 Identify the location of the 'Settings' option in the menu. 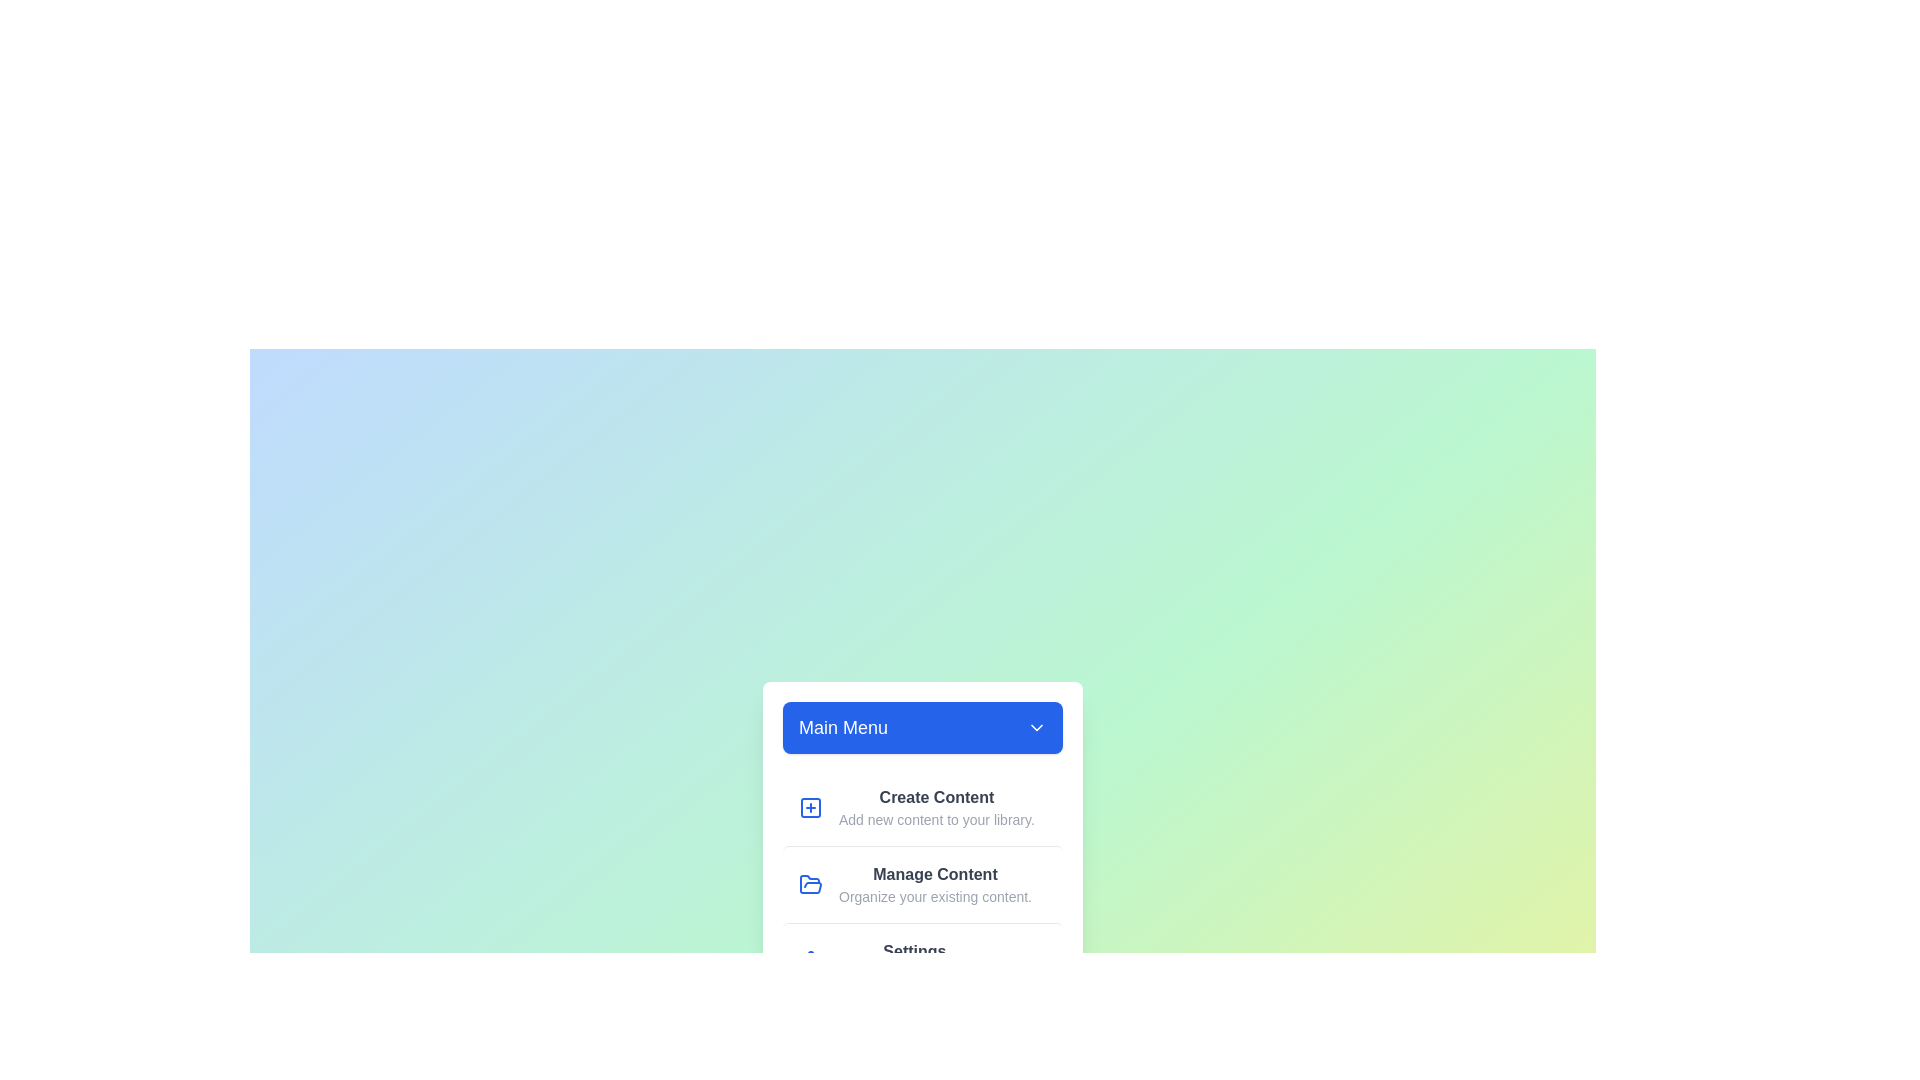
(921, 959).